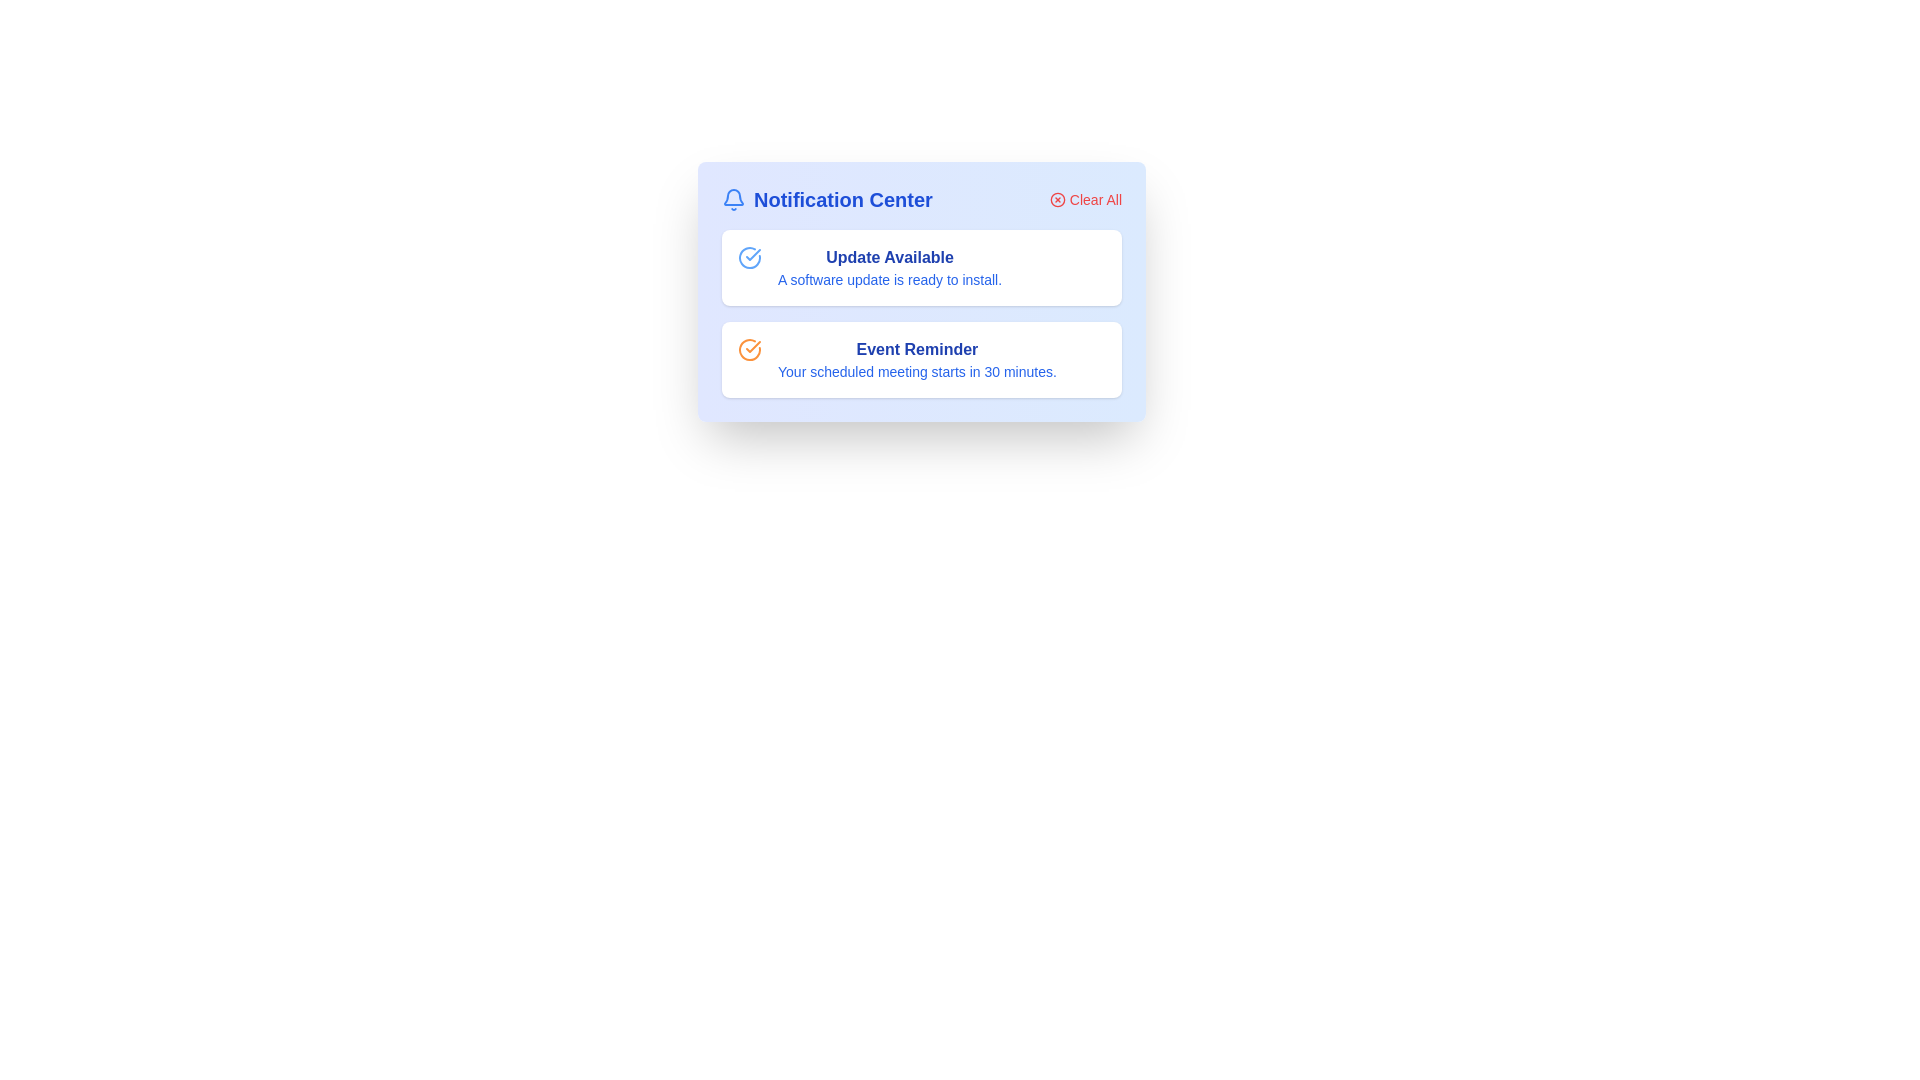  I want to click on the circular icon located in the top-right area of the notification center, which represents a button or status indicator, so click(1056, 200).